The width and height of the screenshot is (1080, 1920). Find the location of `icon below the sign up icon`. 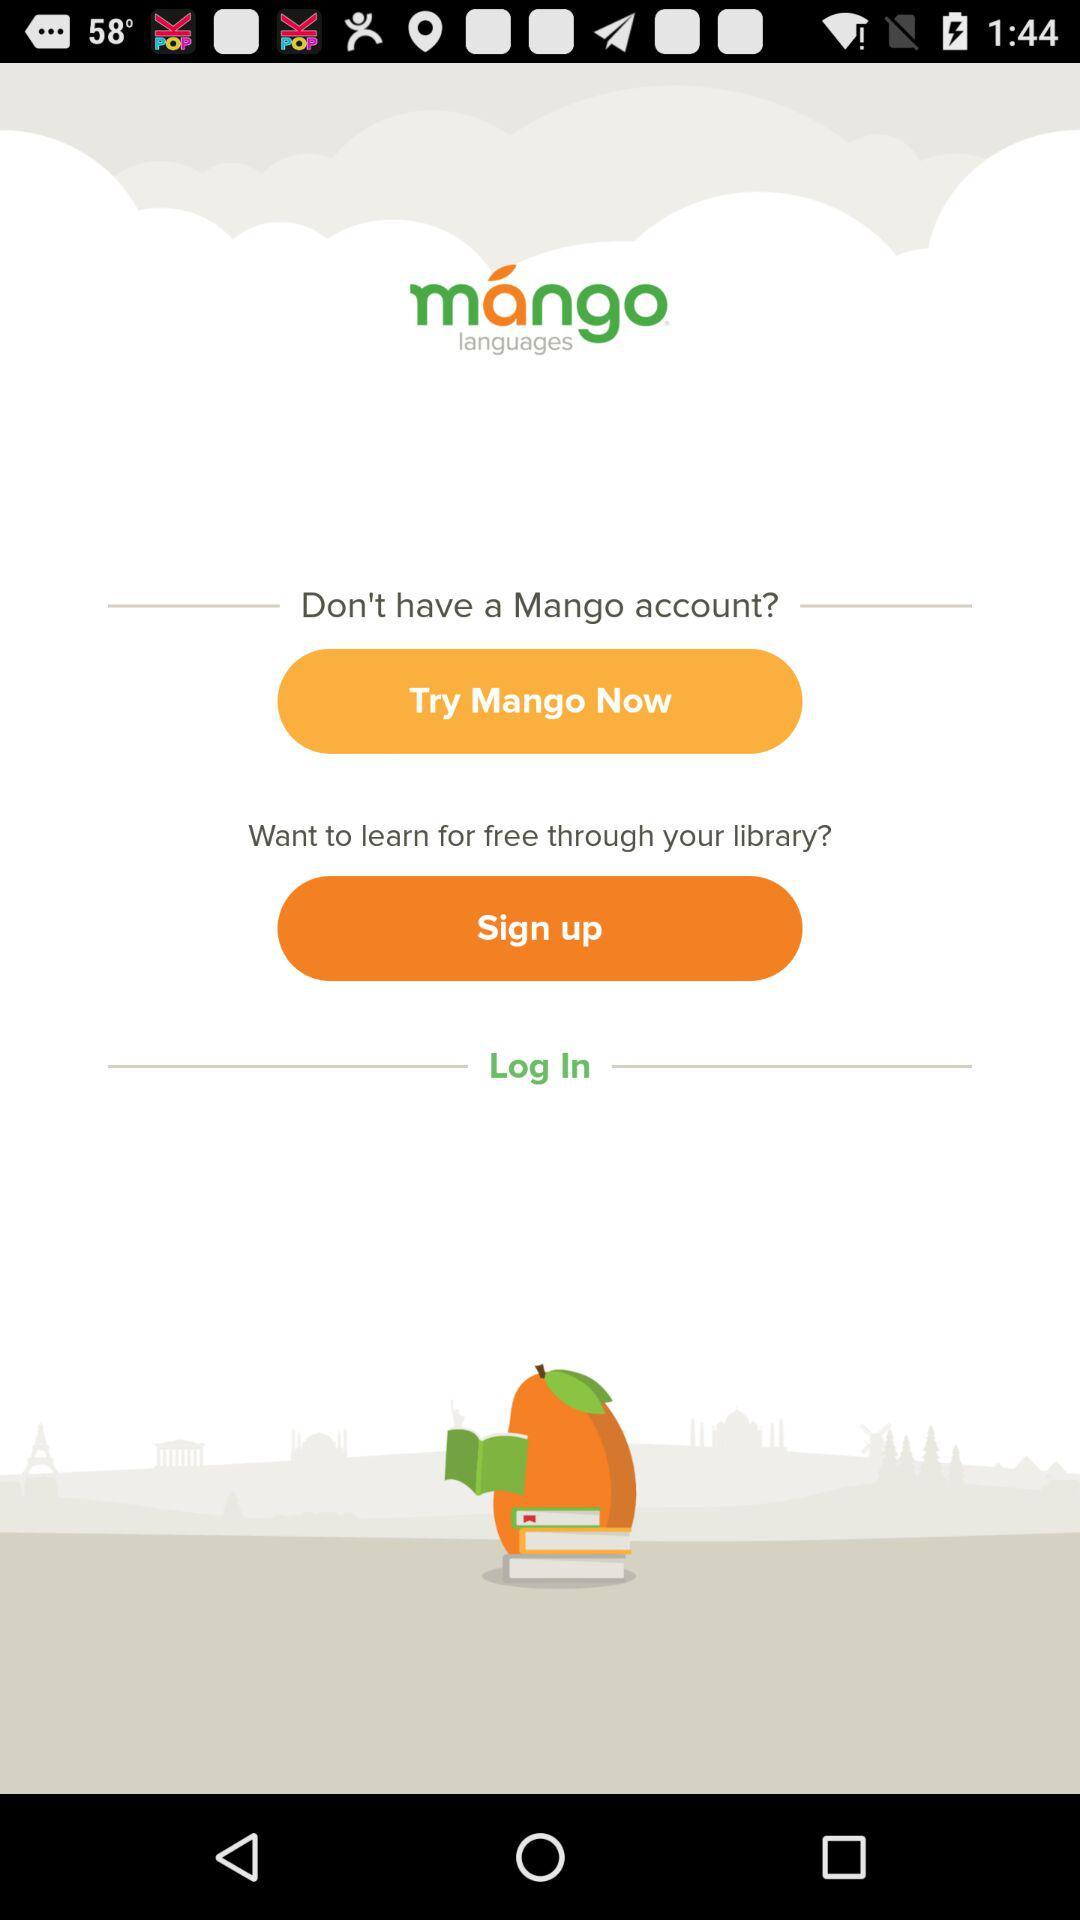

icon below the sign up icon is located at coordinates (540, 1065).